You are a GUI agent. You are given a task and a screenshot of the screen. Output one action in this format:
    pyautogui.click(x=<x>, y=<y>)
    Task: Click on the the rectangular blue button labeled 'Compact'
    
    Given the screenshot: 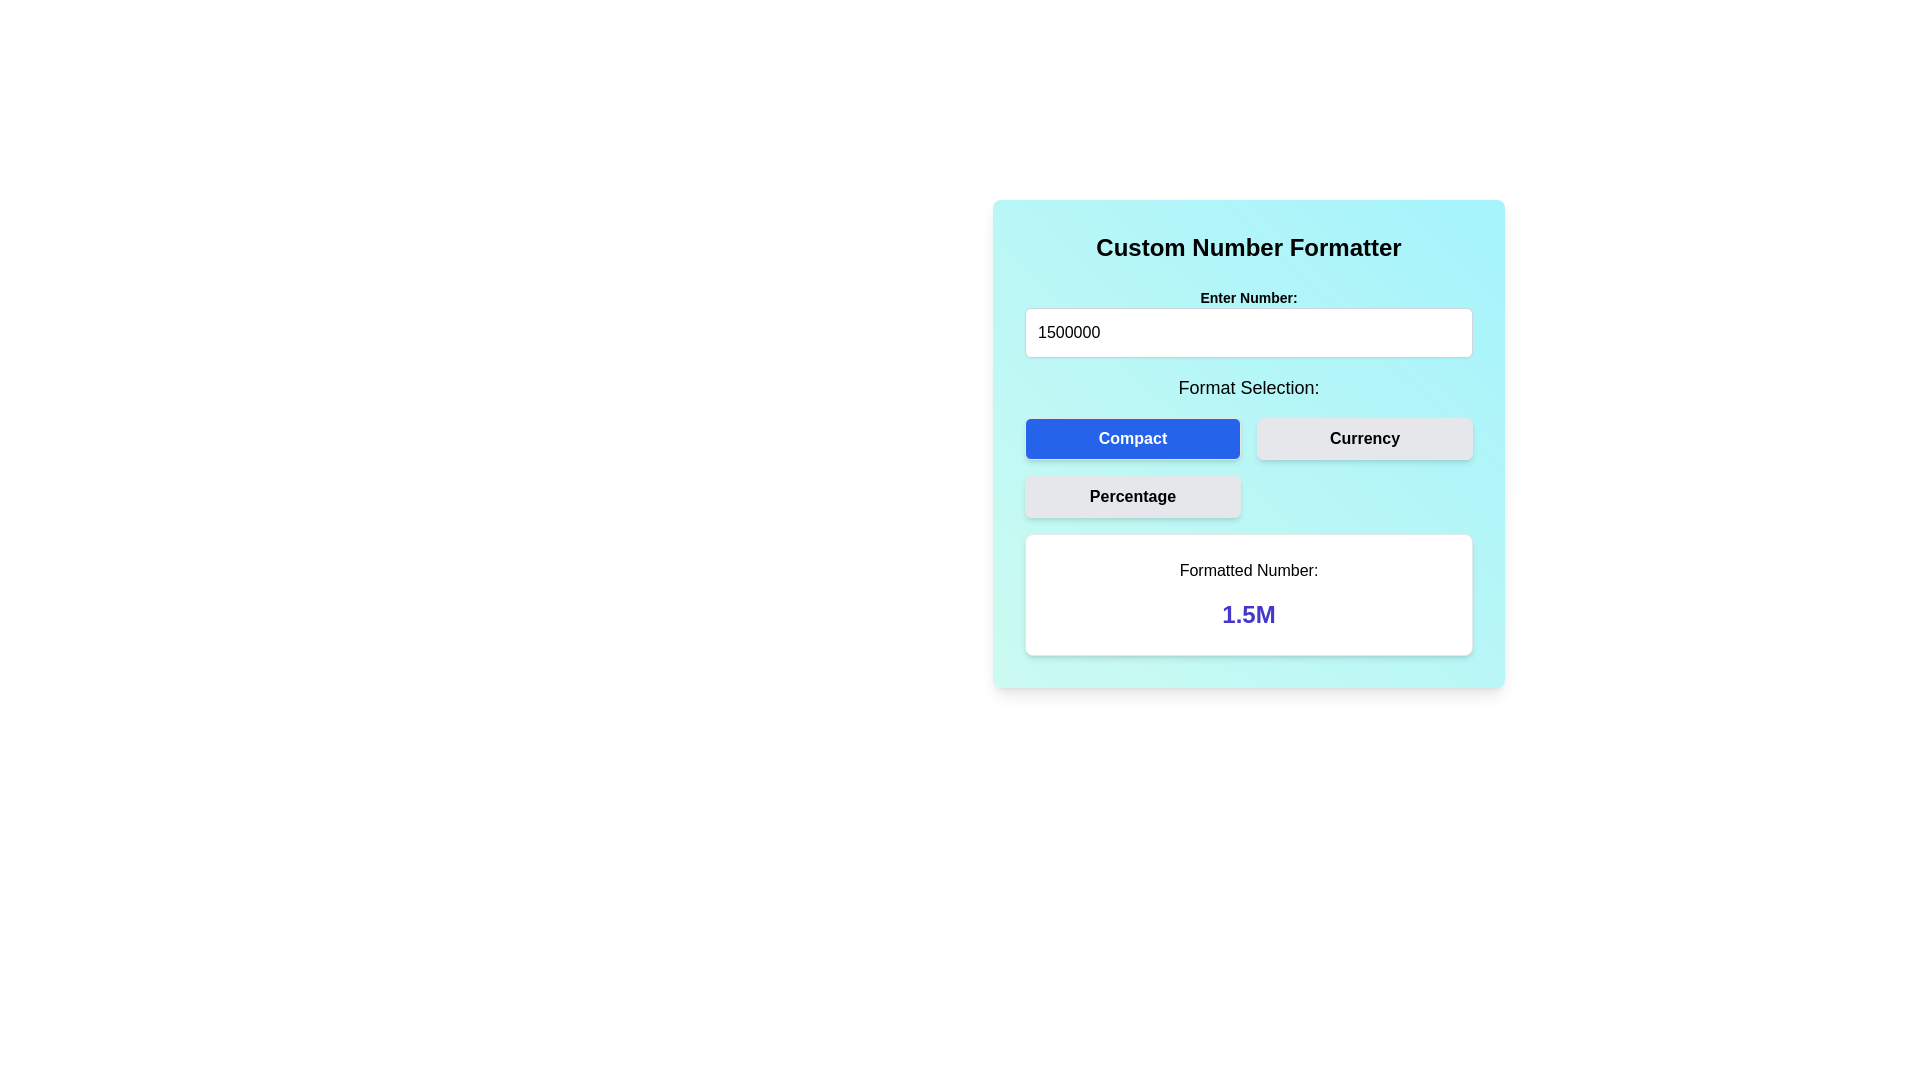 What is the action you would take?
    pyautogui.click(x=1132, y=438)
    